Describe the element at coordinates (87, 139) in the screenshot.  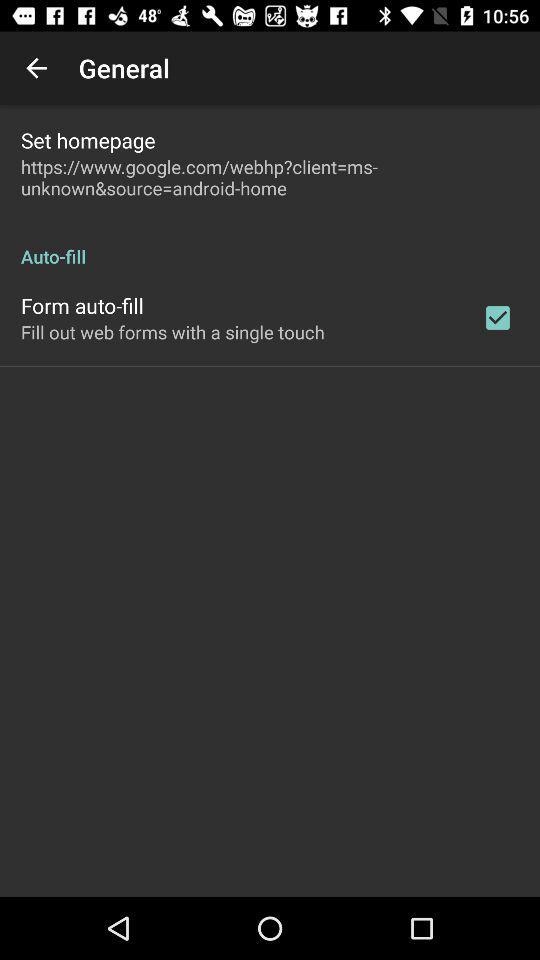
I see `set homepage` at that location.